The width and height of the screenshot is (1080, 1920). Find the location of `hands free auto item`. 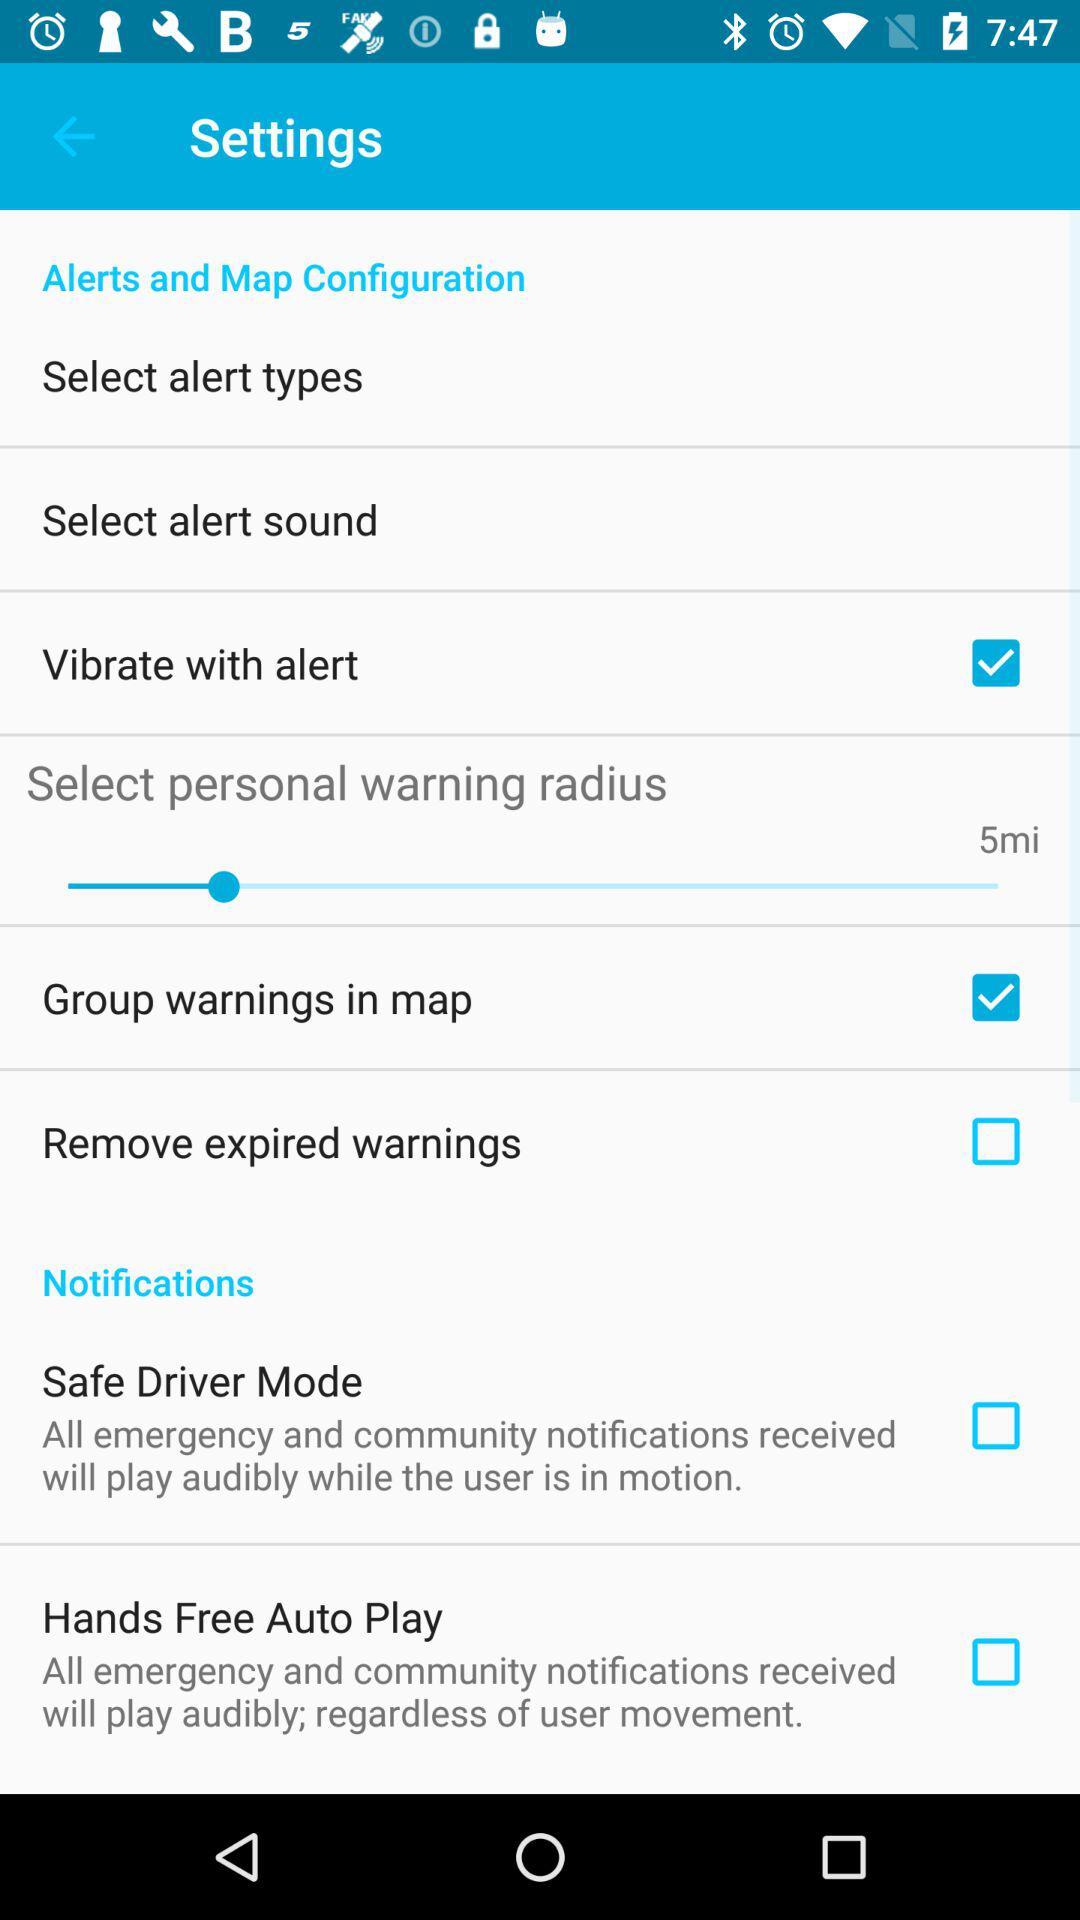

hands free auto item is located at coordinates (241, 1616).